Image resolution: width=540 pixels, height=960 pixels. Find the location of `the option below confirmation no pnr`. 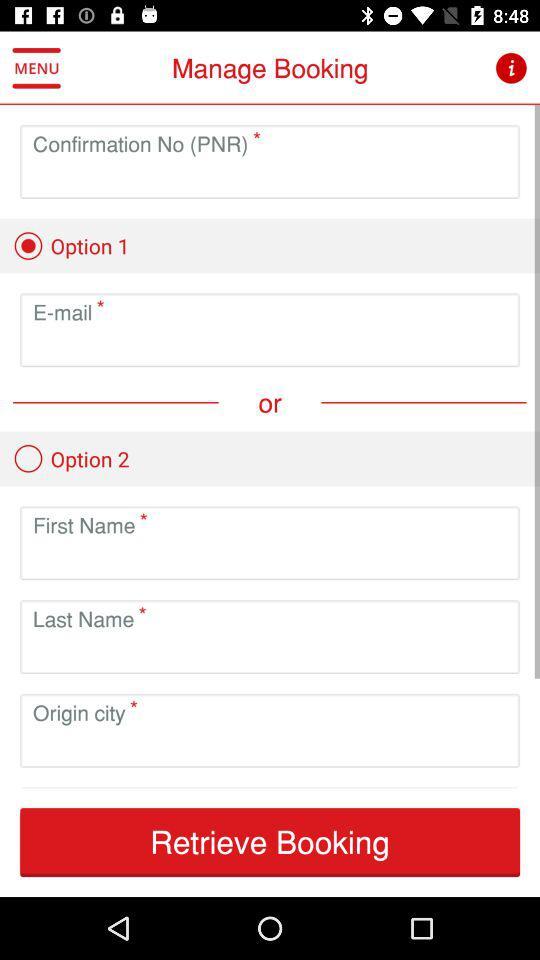

the option below confirmation no pnr is located at coordinates (70, 245).